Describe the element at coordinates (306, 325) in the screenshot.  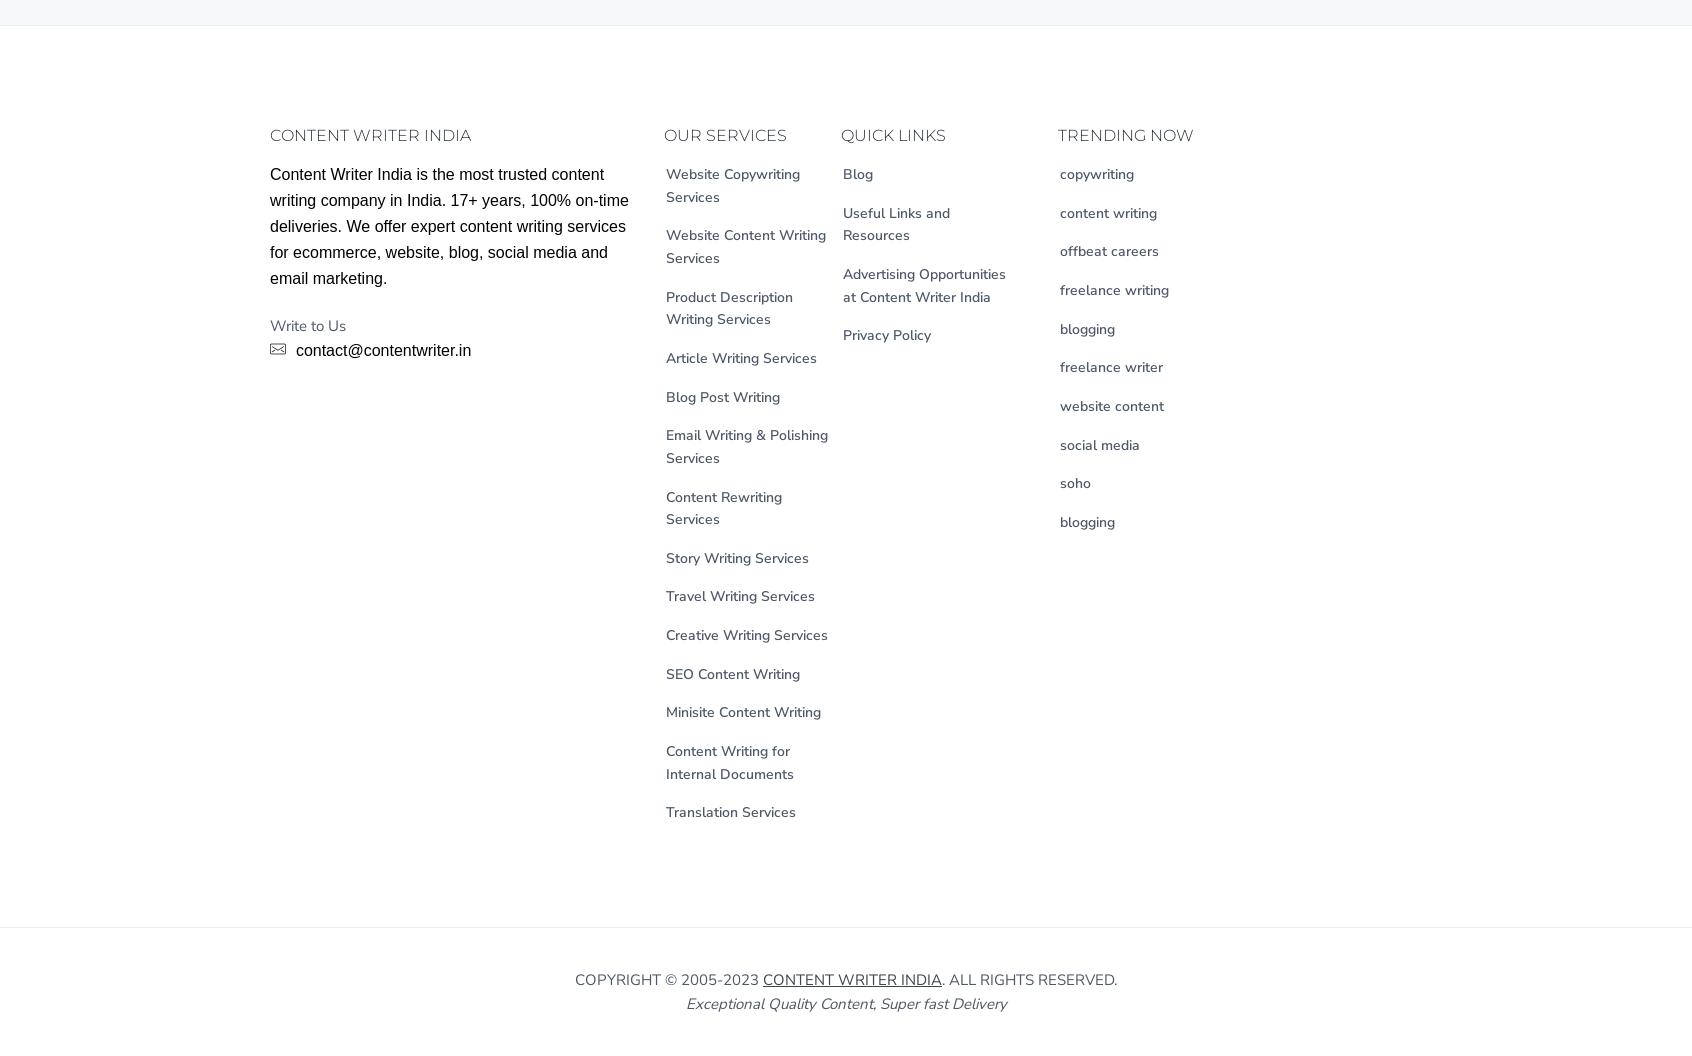
I see `'Write to Us'` at that location.